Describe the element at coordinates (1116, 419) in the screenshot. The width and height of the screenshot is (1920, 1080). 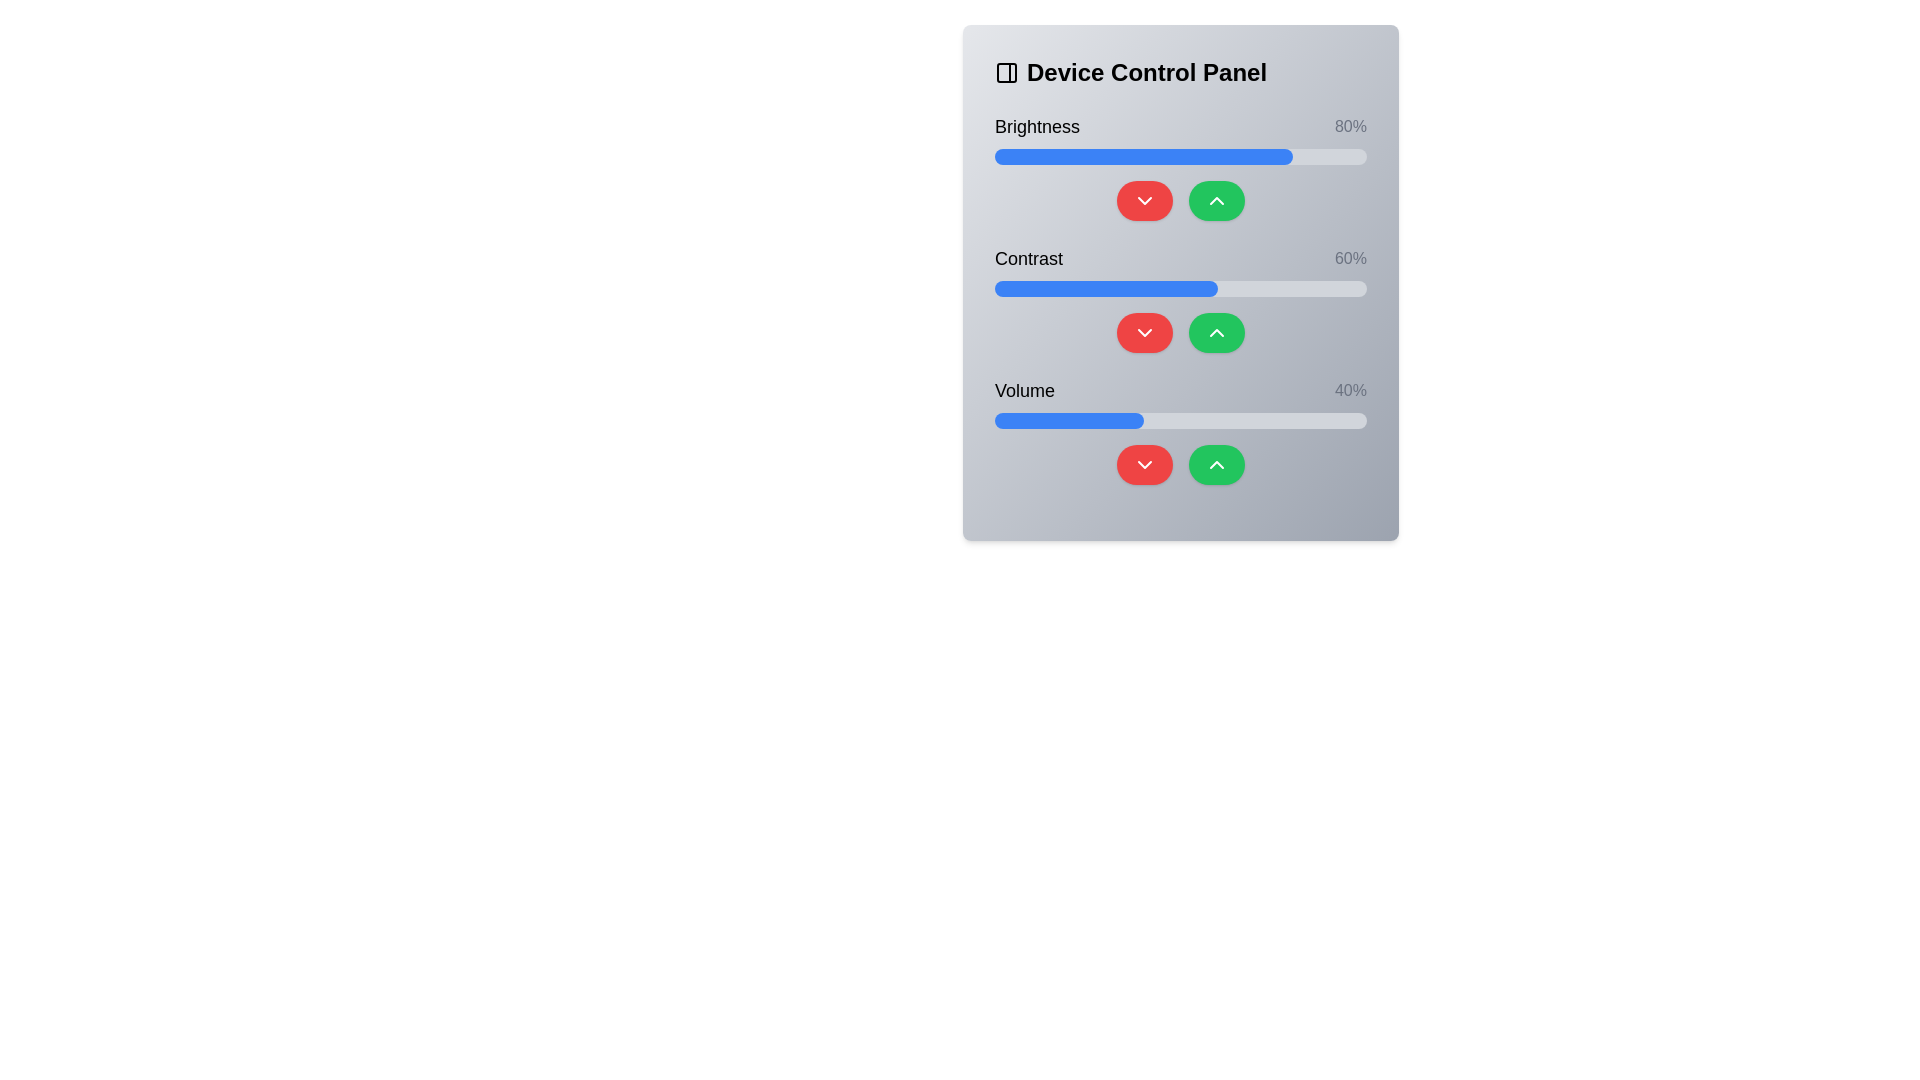
I see `the volume` at that location.